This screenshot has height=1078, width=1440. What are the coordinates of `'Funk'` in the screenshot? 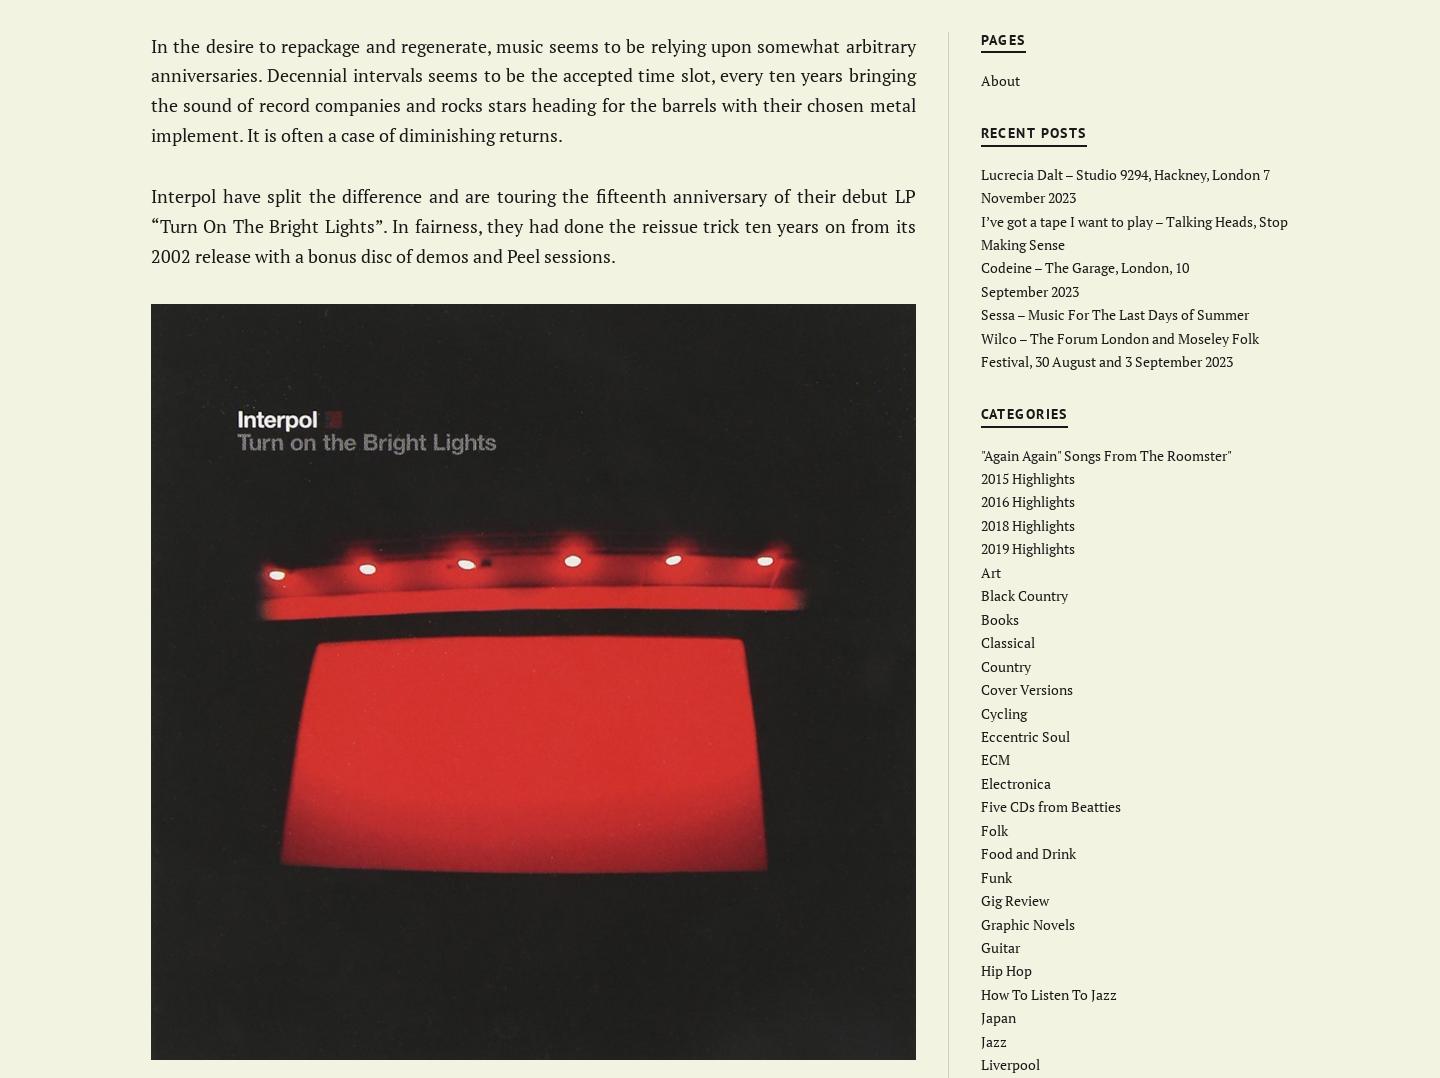 It's located at (979, 875).